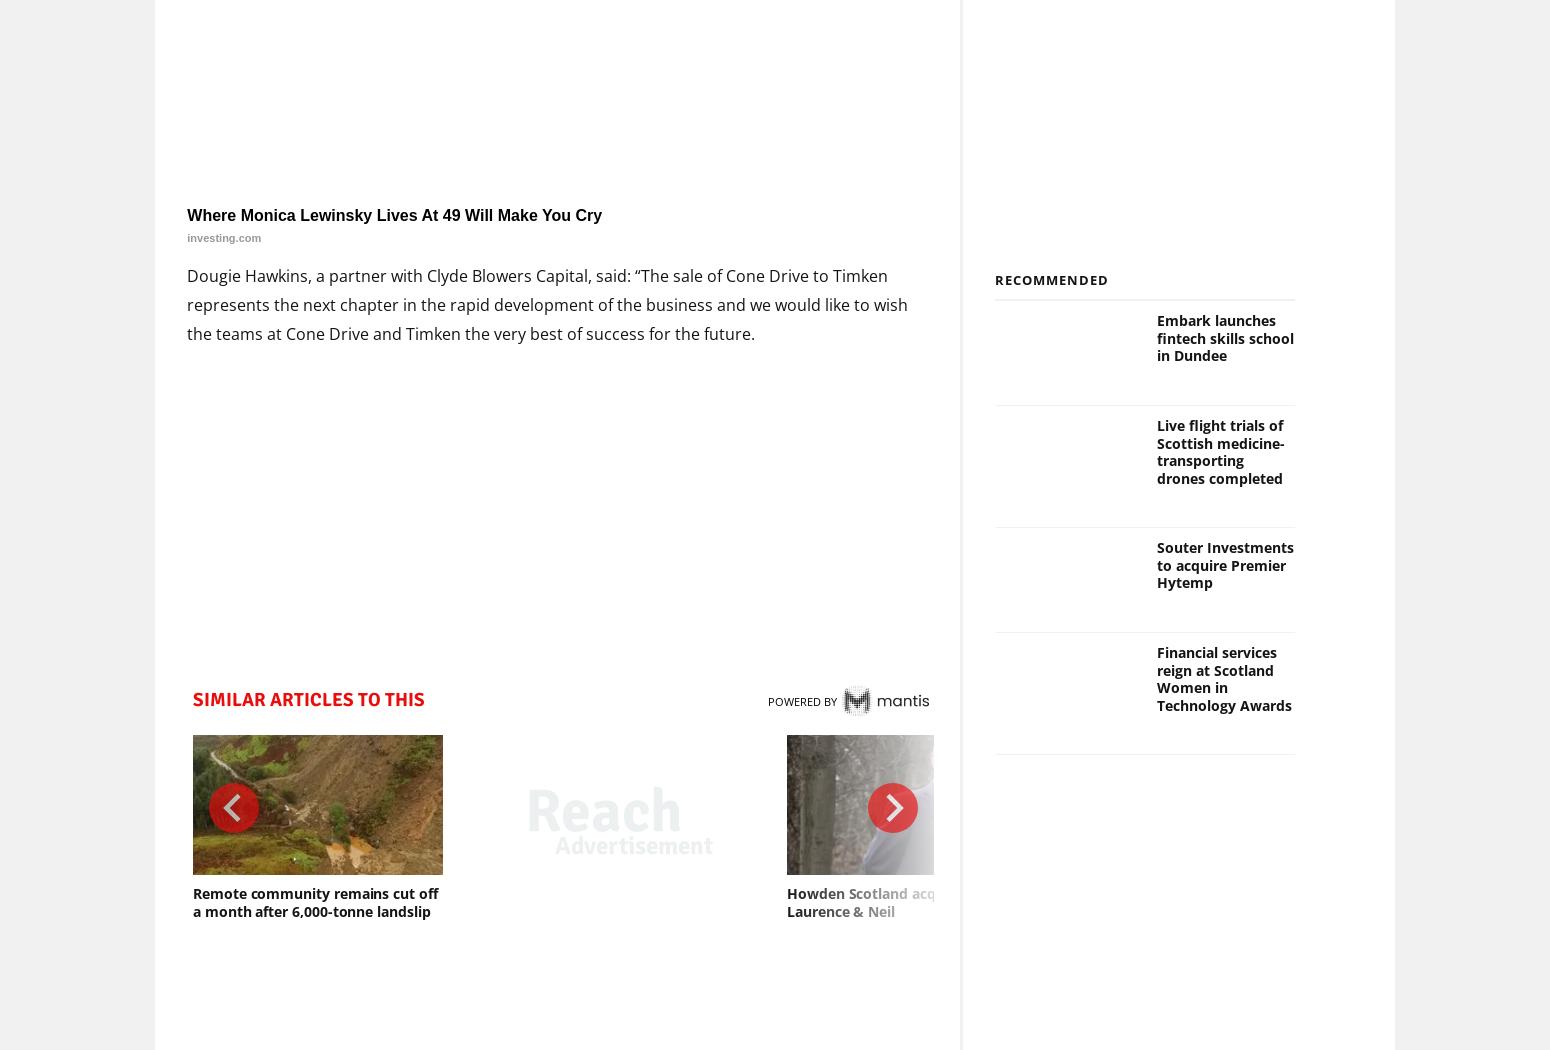 The height and width of the screenshot is (1050, 1550). Describe the element at coordinates (547, 305) in the screenshot. I see `'Dougie Hawkins, a partner with Clyde Blowers Capital, said: “The sale of Cone Drive to Timken represents the next chapter in the rapid development of the business and we would like to wish the teams at Cone Drive and Timken the very best of success for the future.'` at that location.